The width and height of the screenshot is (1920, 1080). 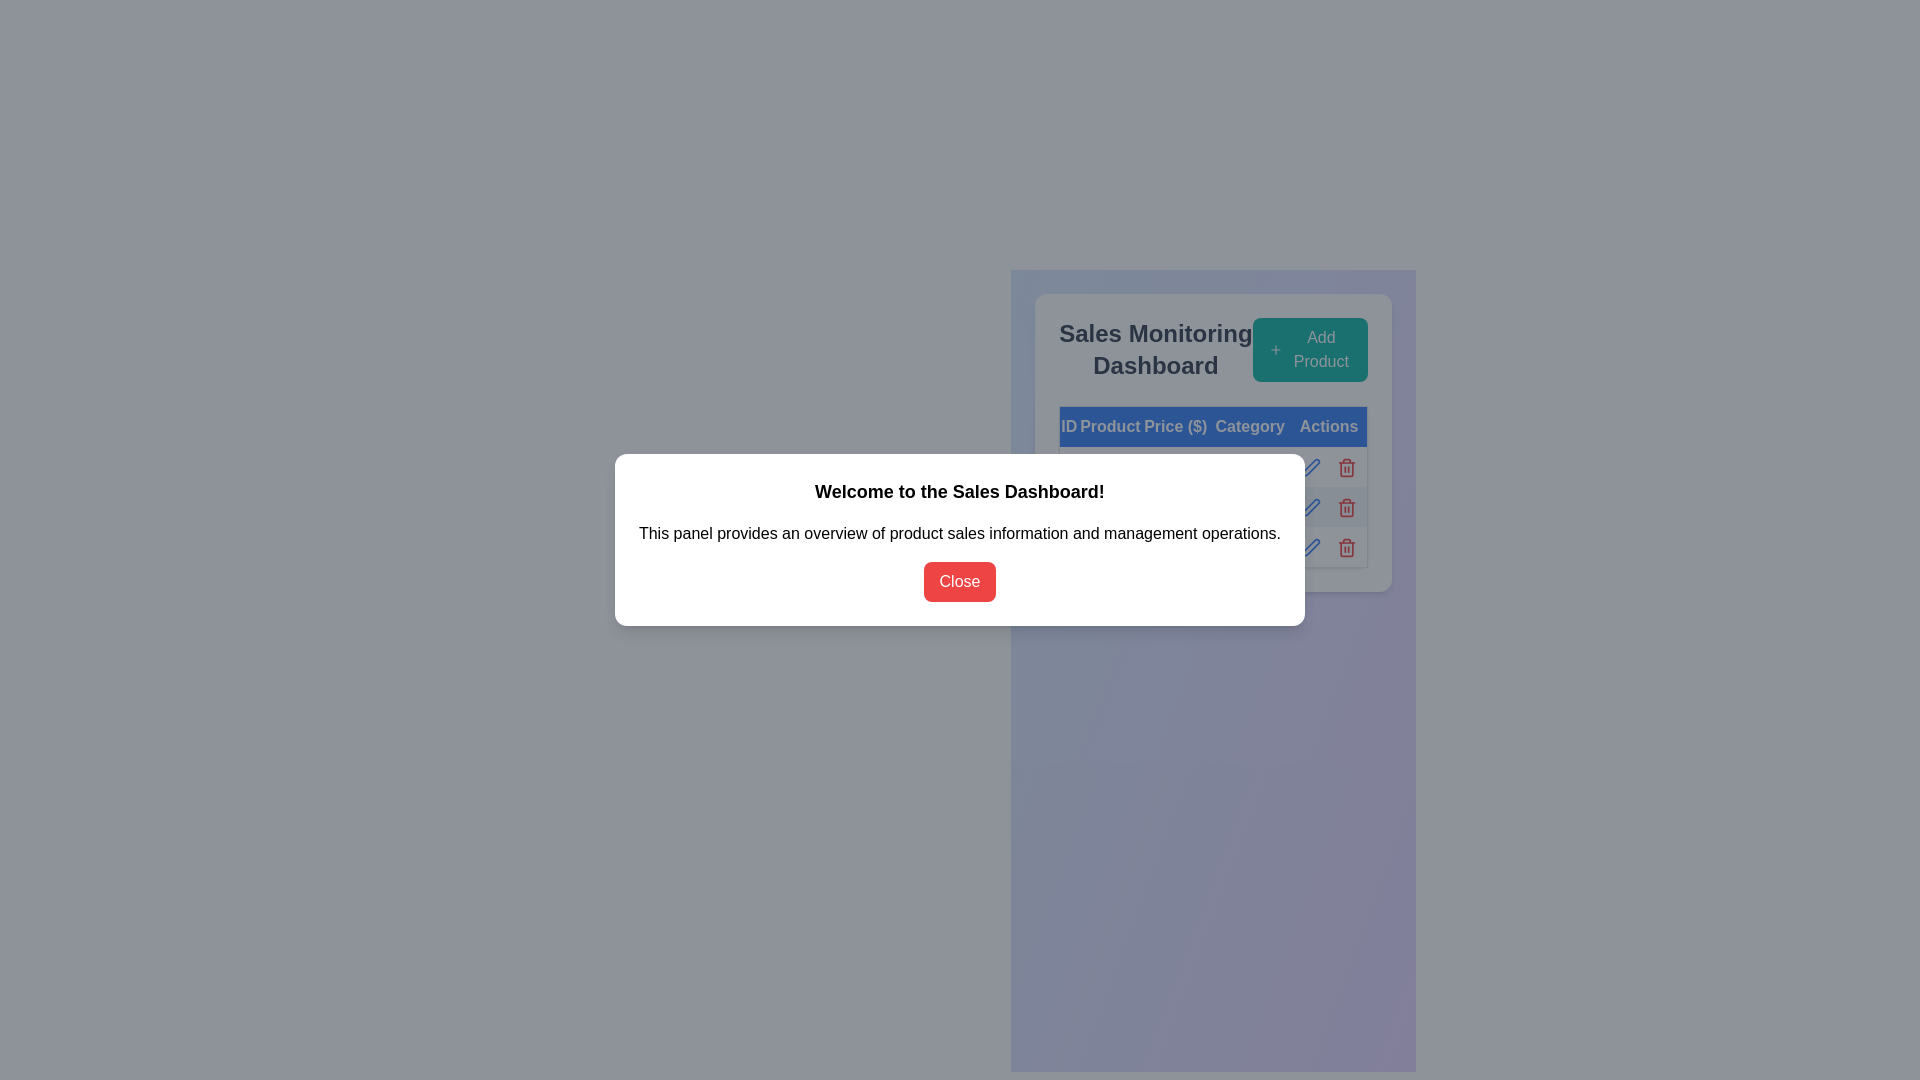 What do you see at coordinates (1310, 547) in the screenshot?
I see `the pen-shaped icon with a blue outline located in the action column of the tabular data interface` at bounding box center [1310, 547].